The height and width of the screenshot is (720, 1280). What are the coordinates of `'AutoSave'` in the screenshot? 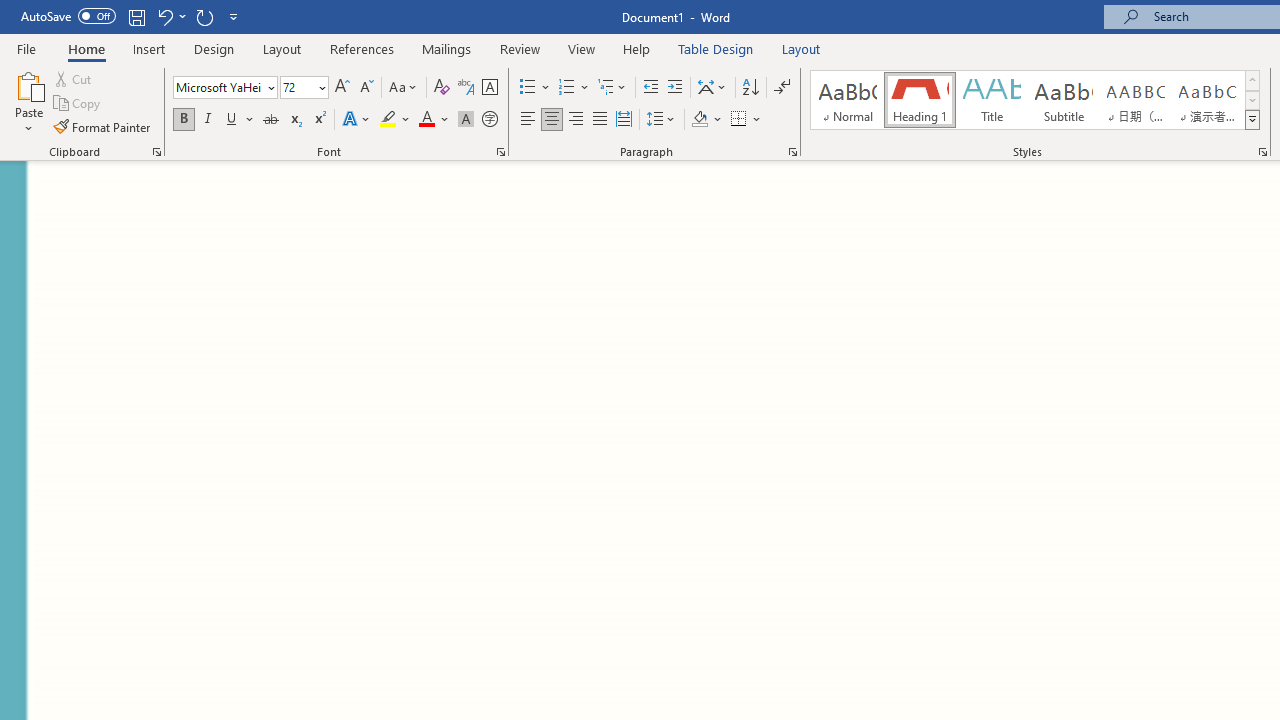 It's located at (68, 16).